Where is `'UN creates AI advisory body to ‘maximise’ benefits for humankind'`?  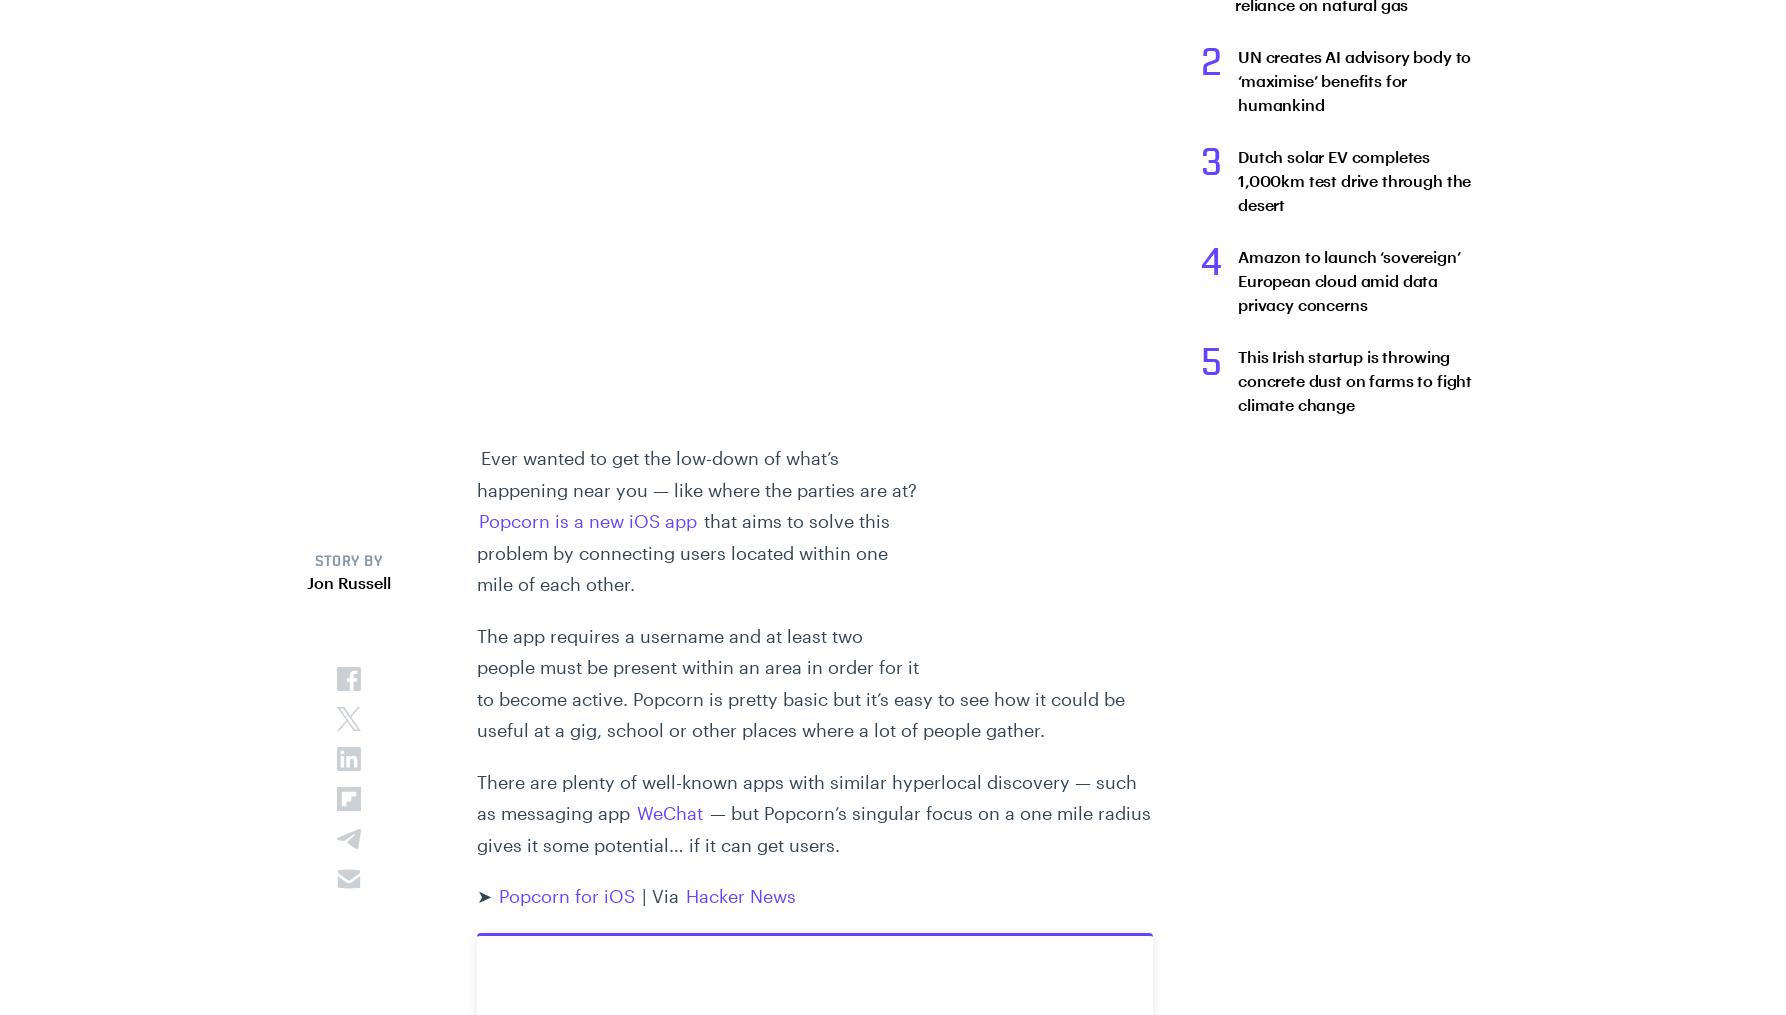 'UN creates AI advisory body to ‘maximise’ benefits for humankind' is located at coordinates (1353, 80).